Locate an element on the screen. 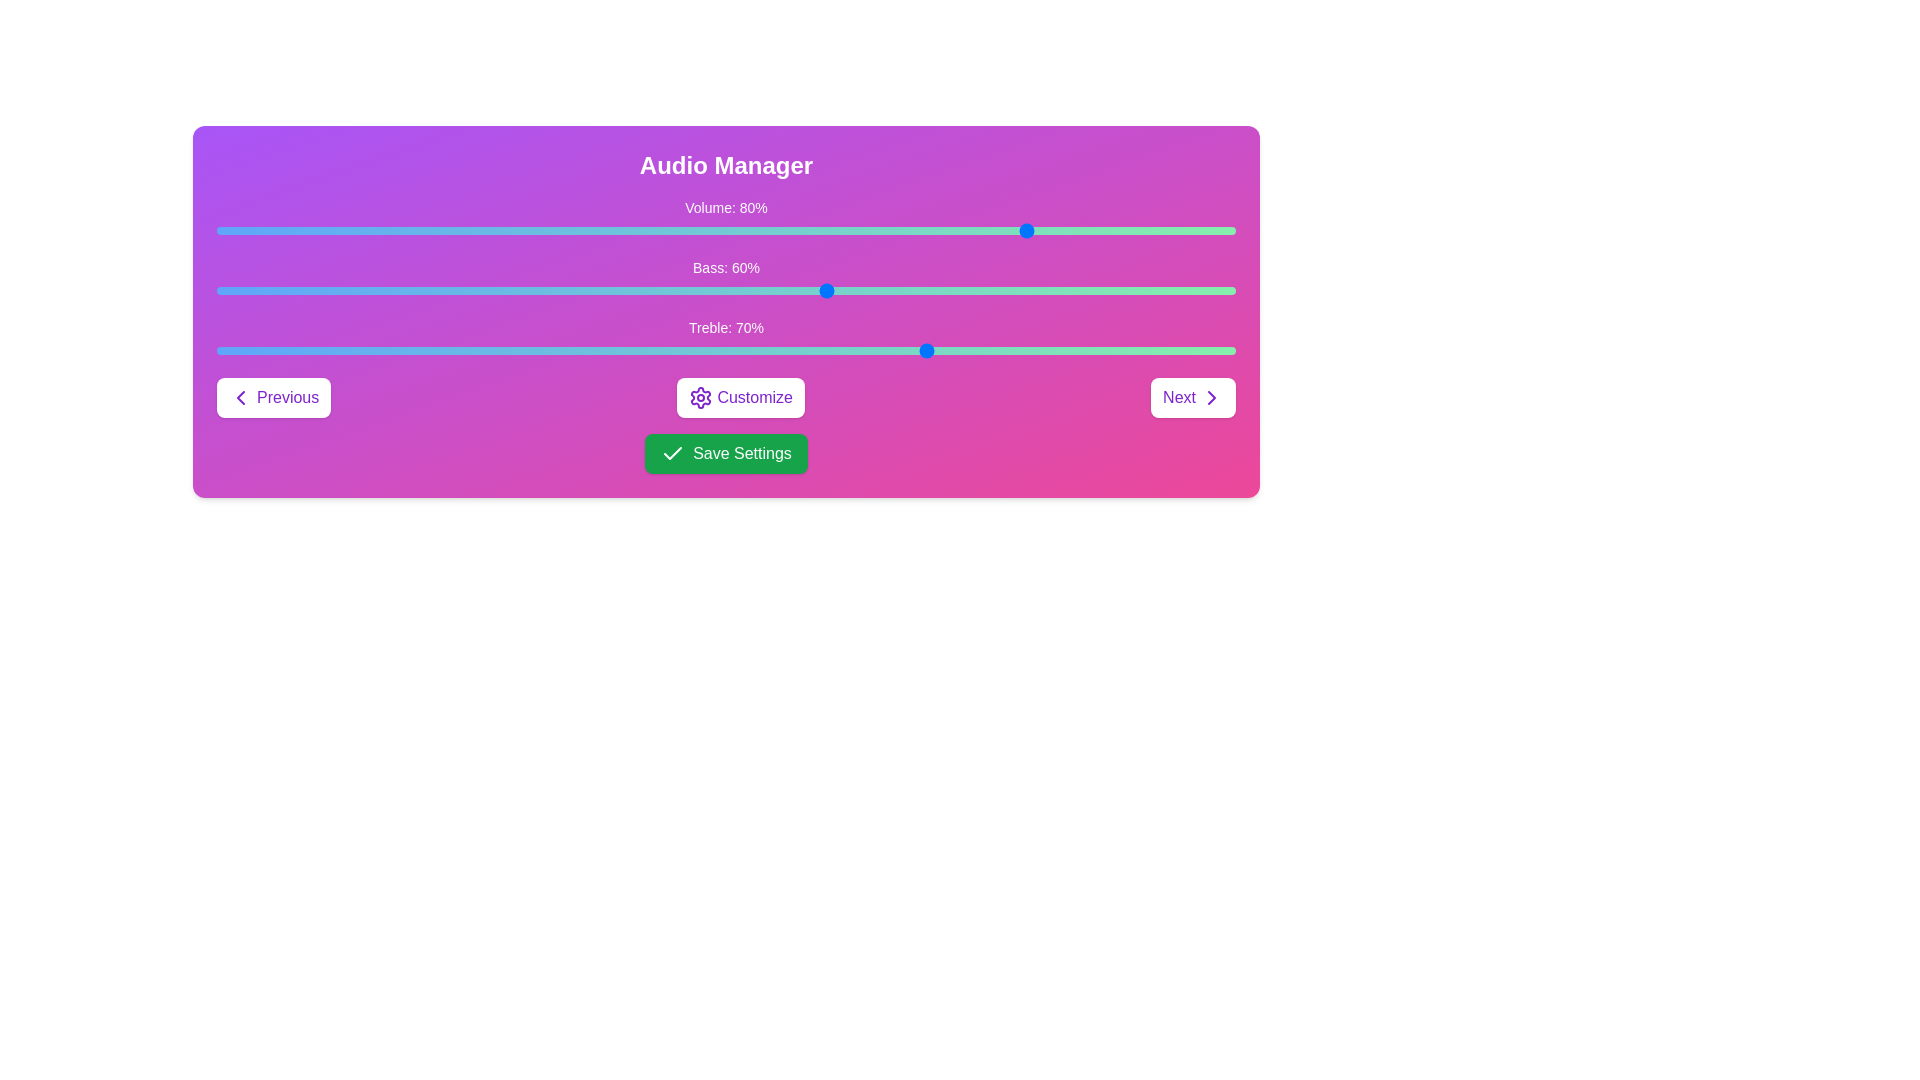 The image size is (1920, 1080). the green rectangular 'Save Settings' button with rounded edges located at the bottom center of the interface is located at coordinates (725, 454).